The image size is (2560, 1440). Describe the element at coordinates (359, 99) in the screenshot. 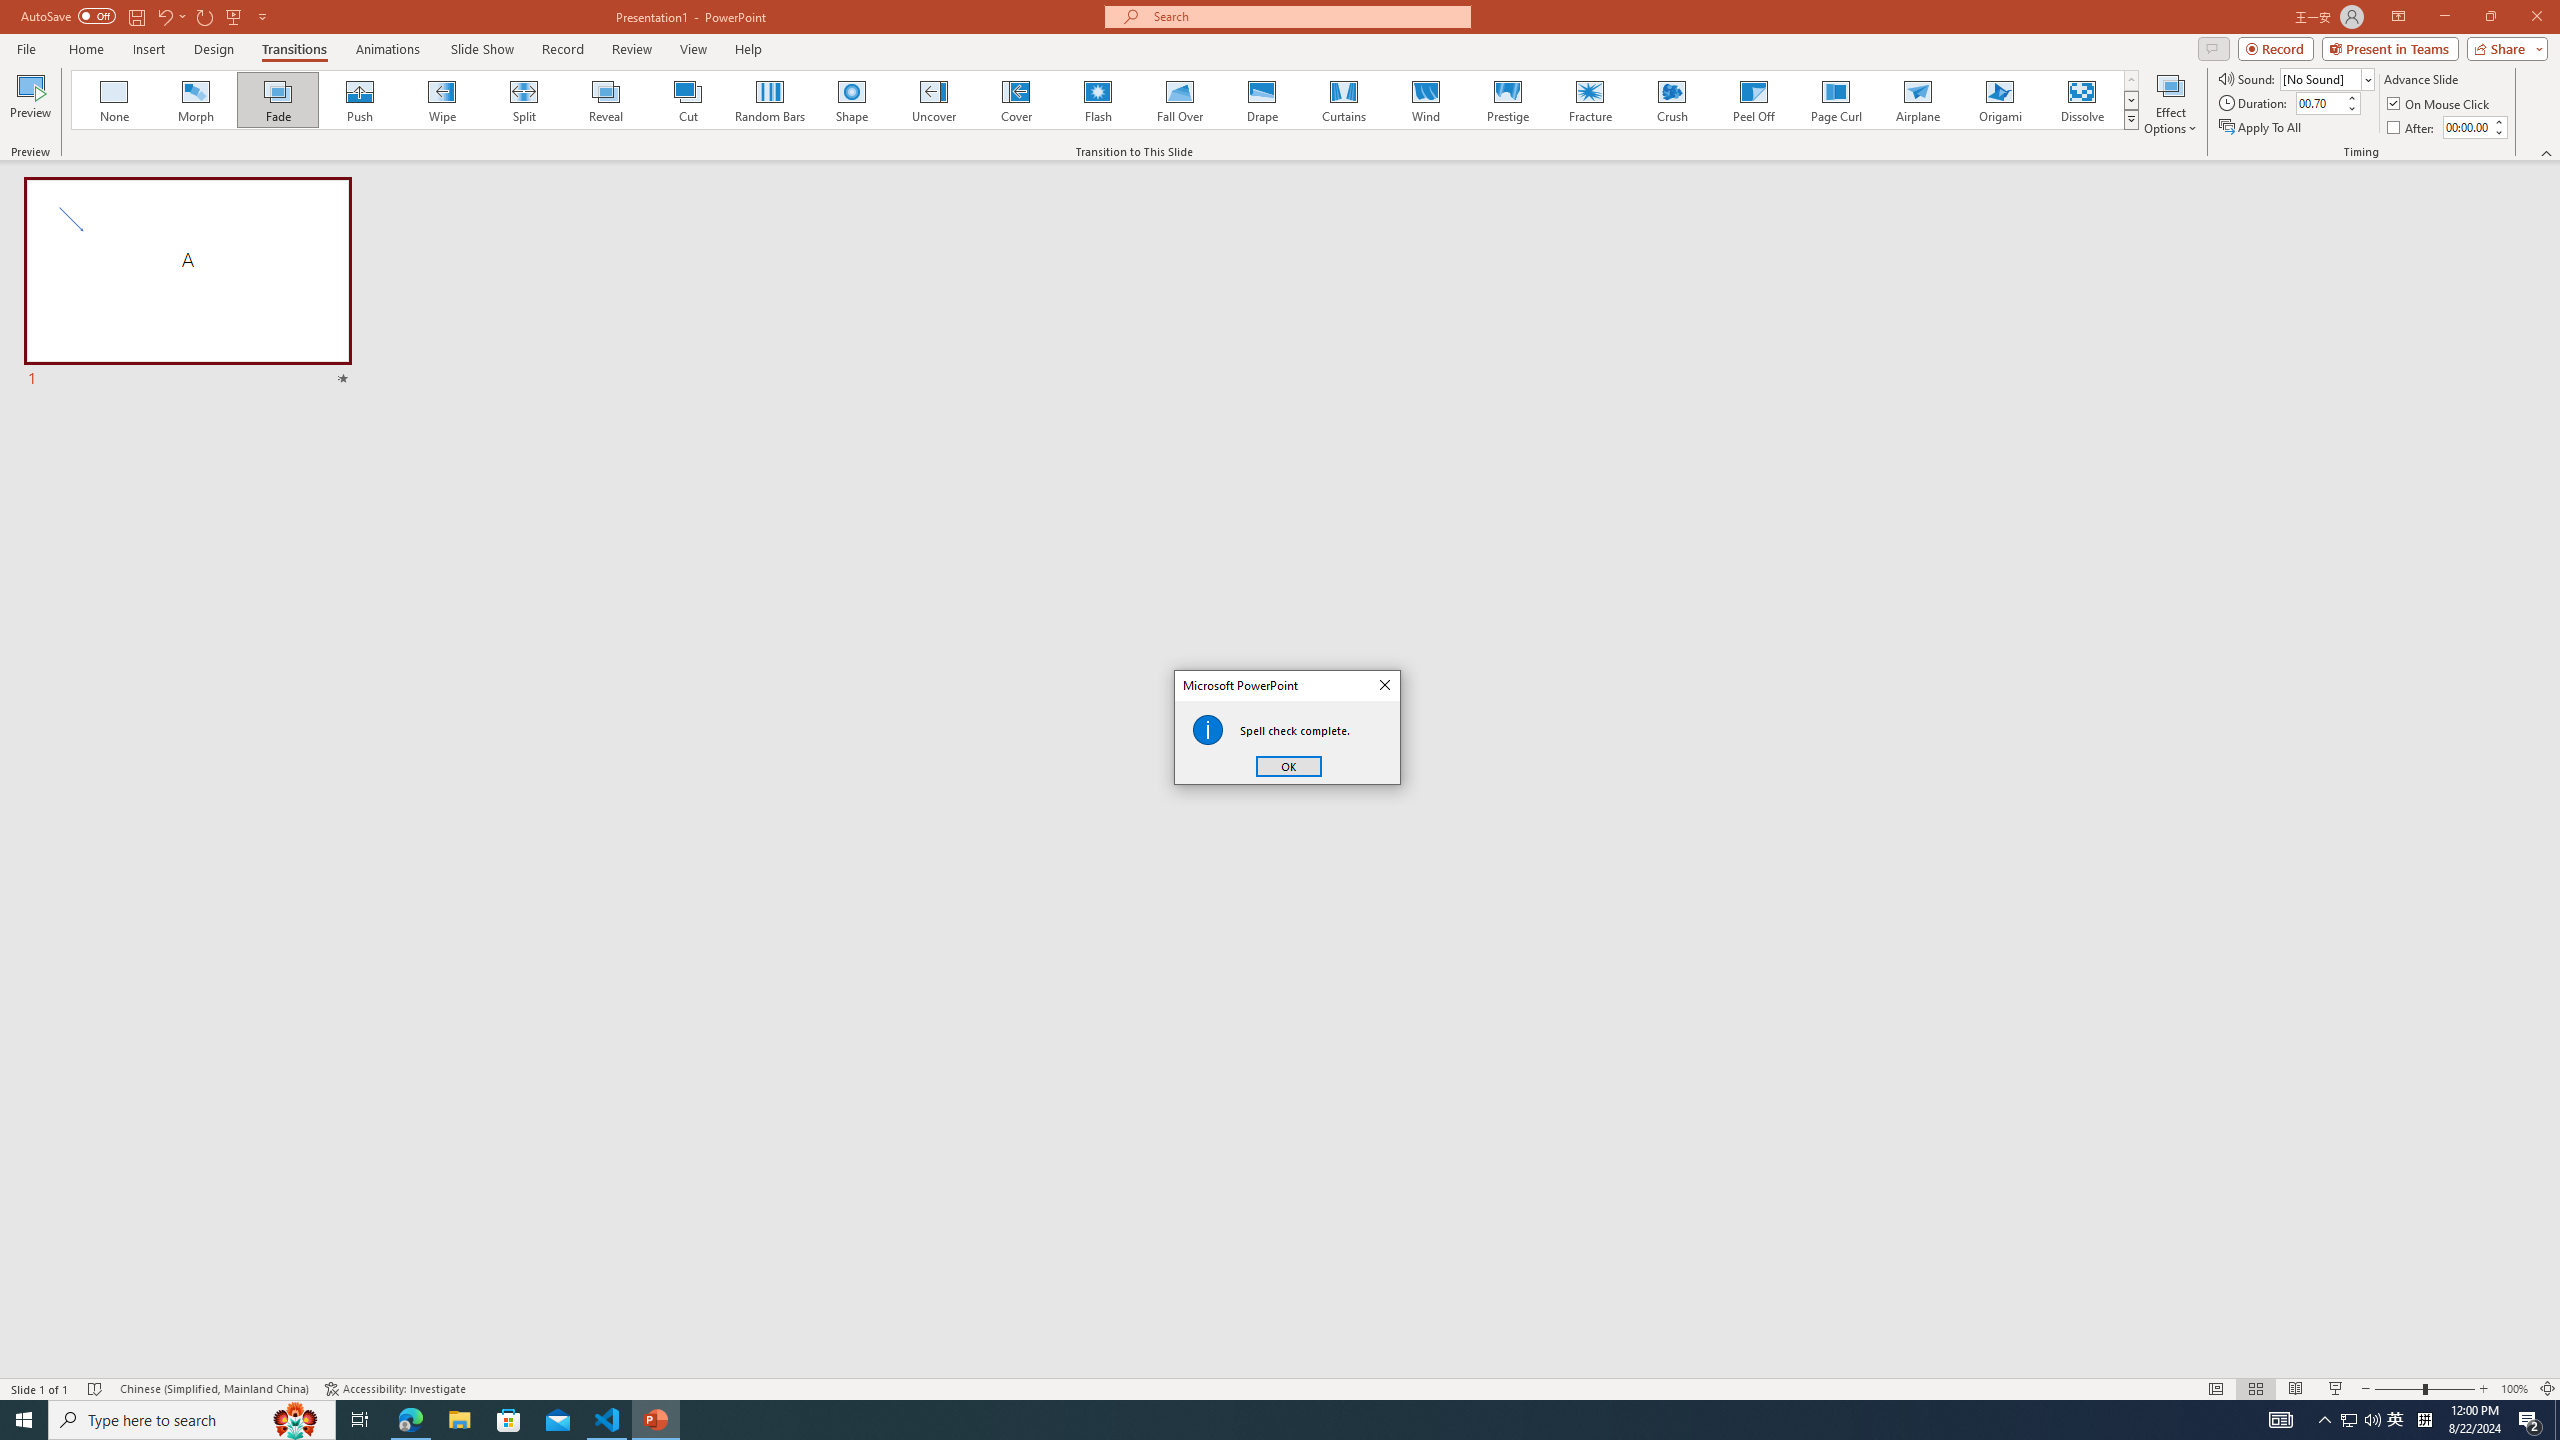

I see `'Push'` at that location.